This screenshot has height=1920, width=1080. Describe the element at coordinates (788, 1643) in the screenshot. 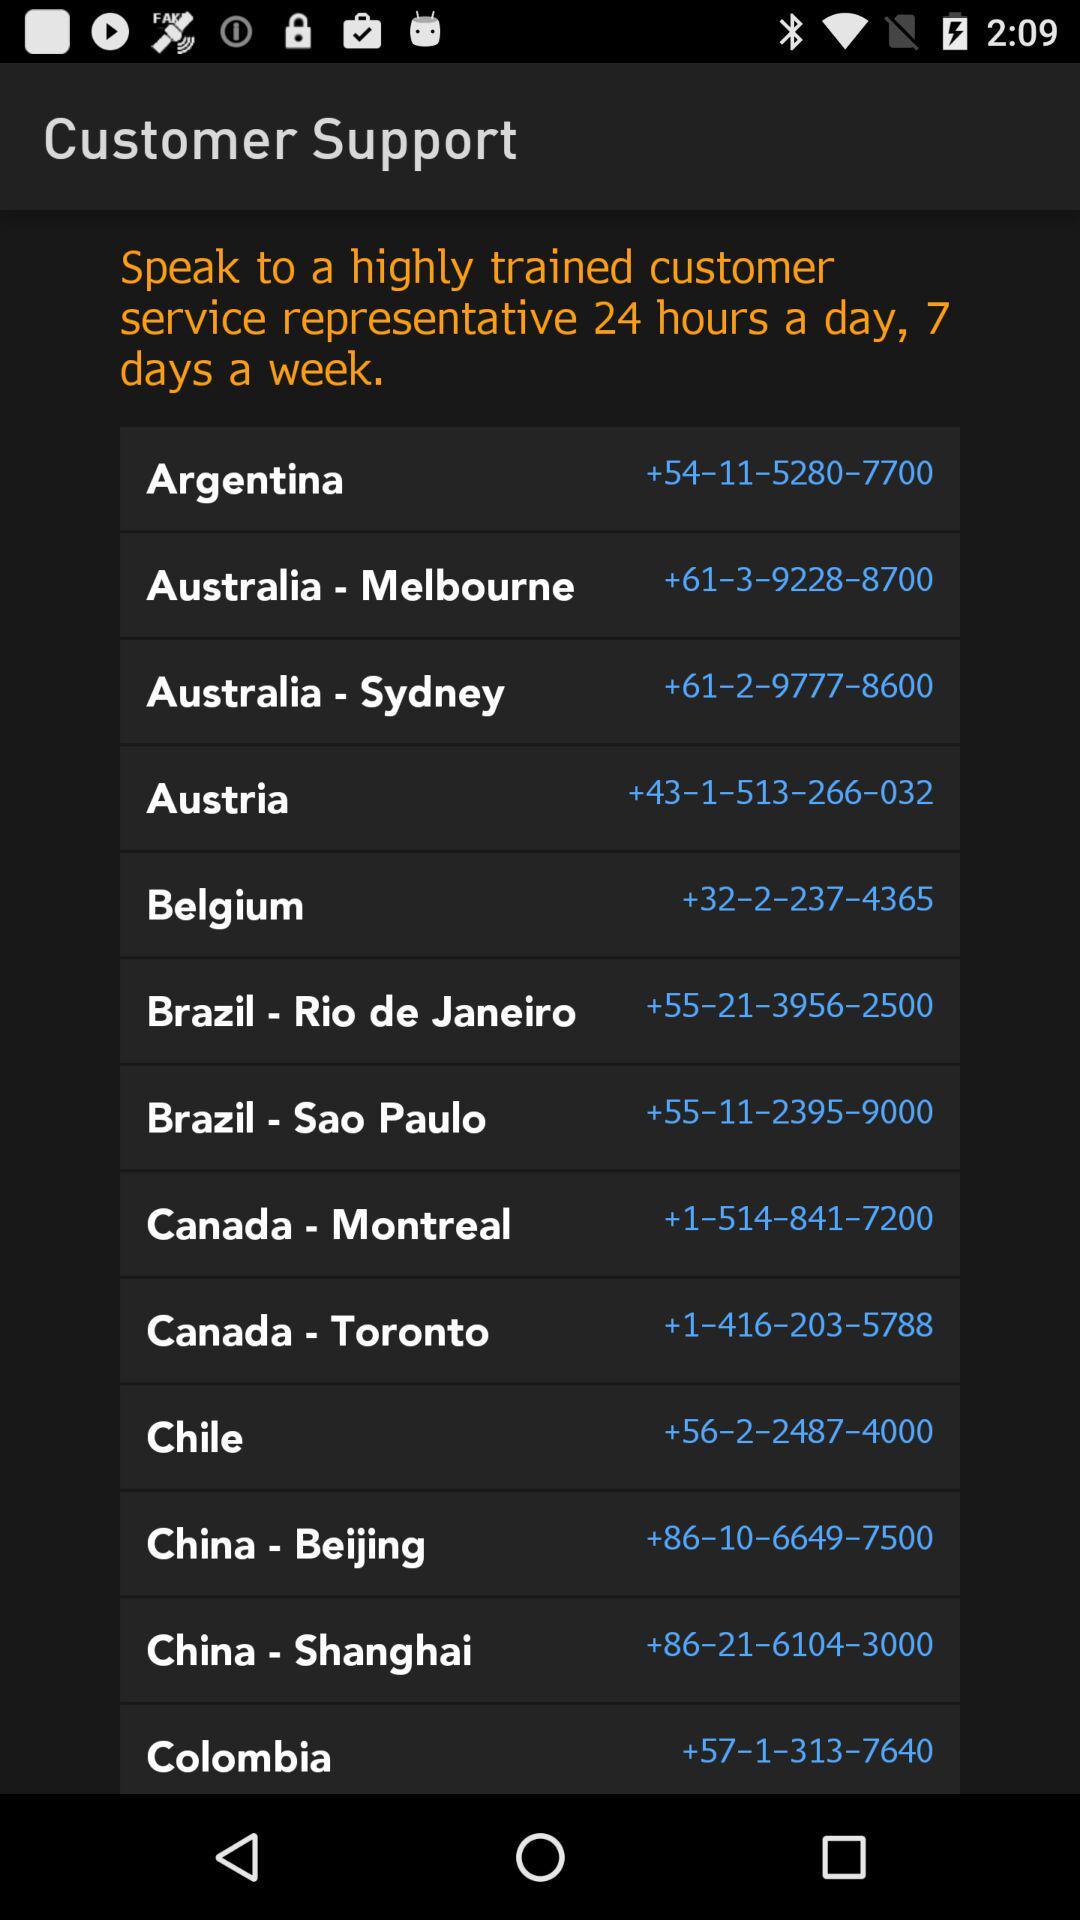

I see `item to the right of china - shanghai item` at that location.